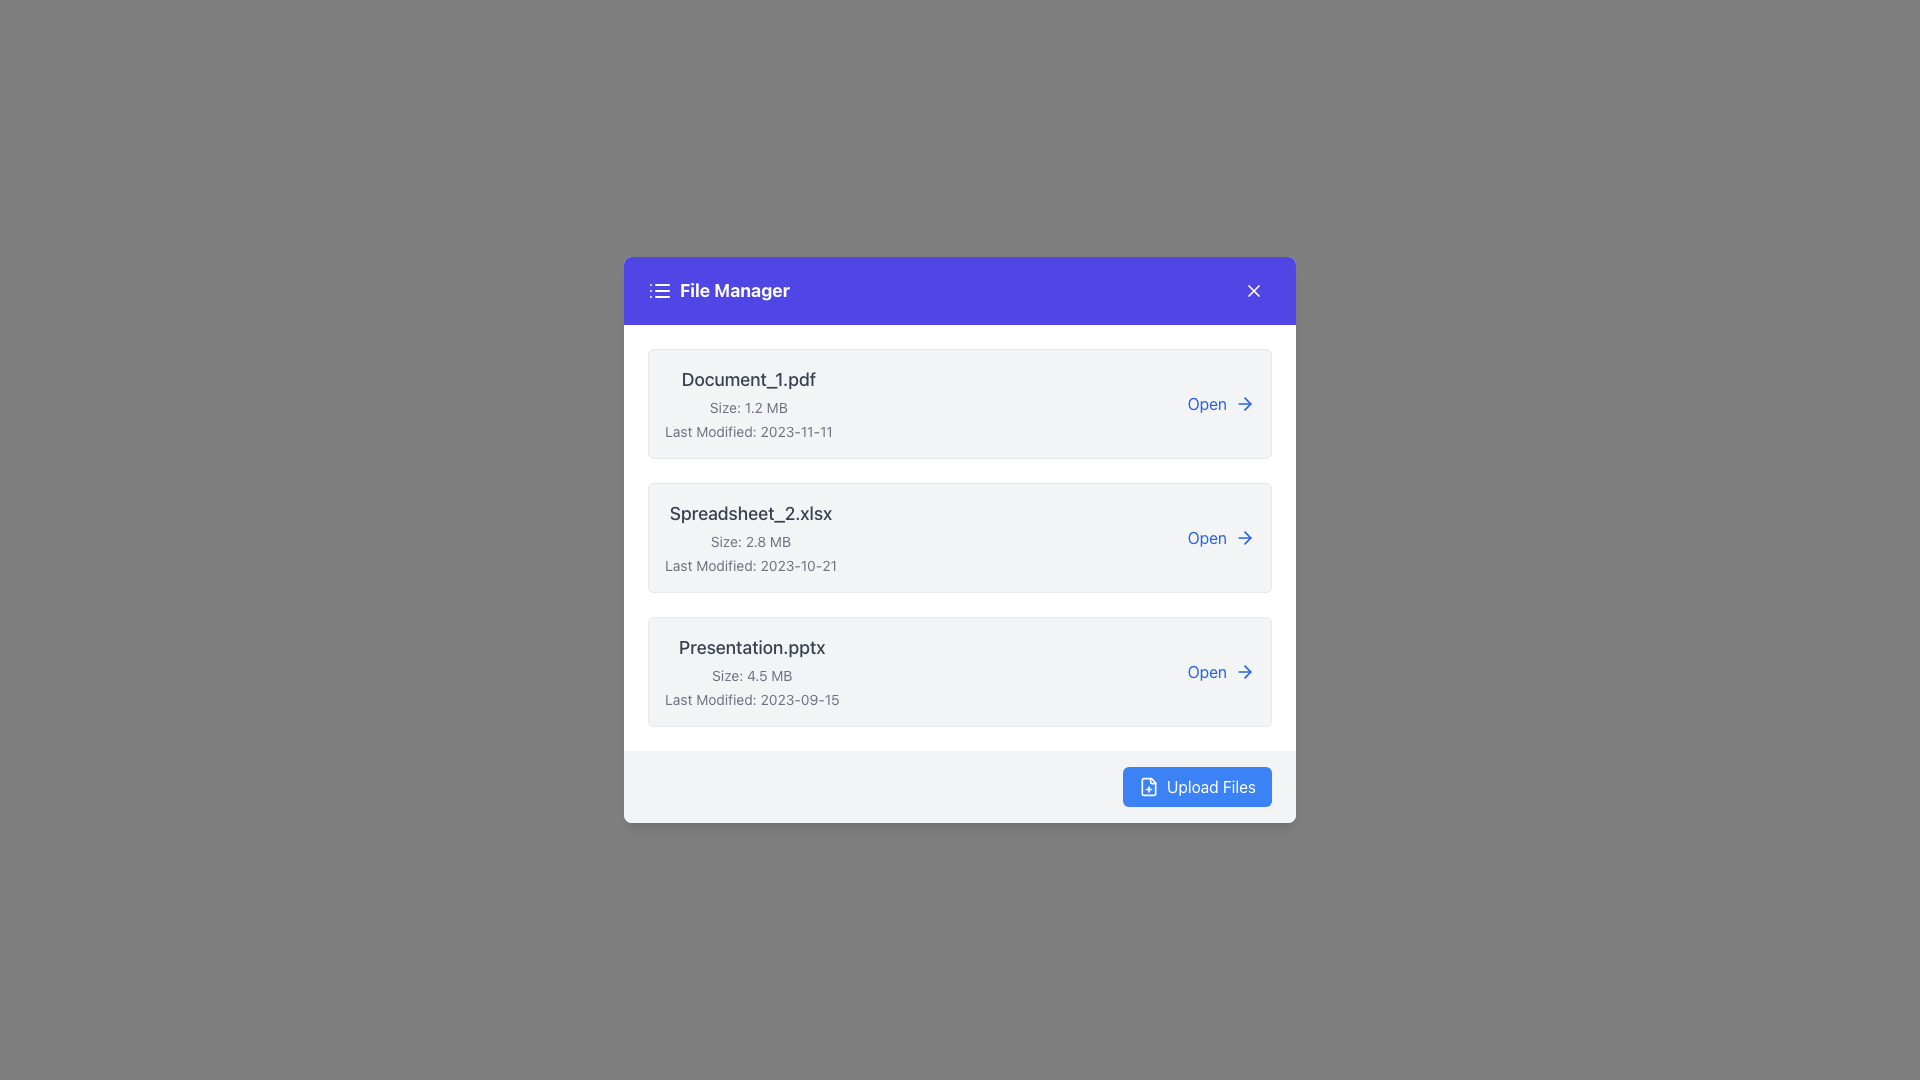 Image resolution: width=1920 pixels, height=1080 pixels. I want to click on the right-pointing arrow icon button located to the right of the 'Open' label for the file 'Presentation.pptx', so click(1247, 671).